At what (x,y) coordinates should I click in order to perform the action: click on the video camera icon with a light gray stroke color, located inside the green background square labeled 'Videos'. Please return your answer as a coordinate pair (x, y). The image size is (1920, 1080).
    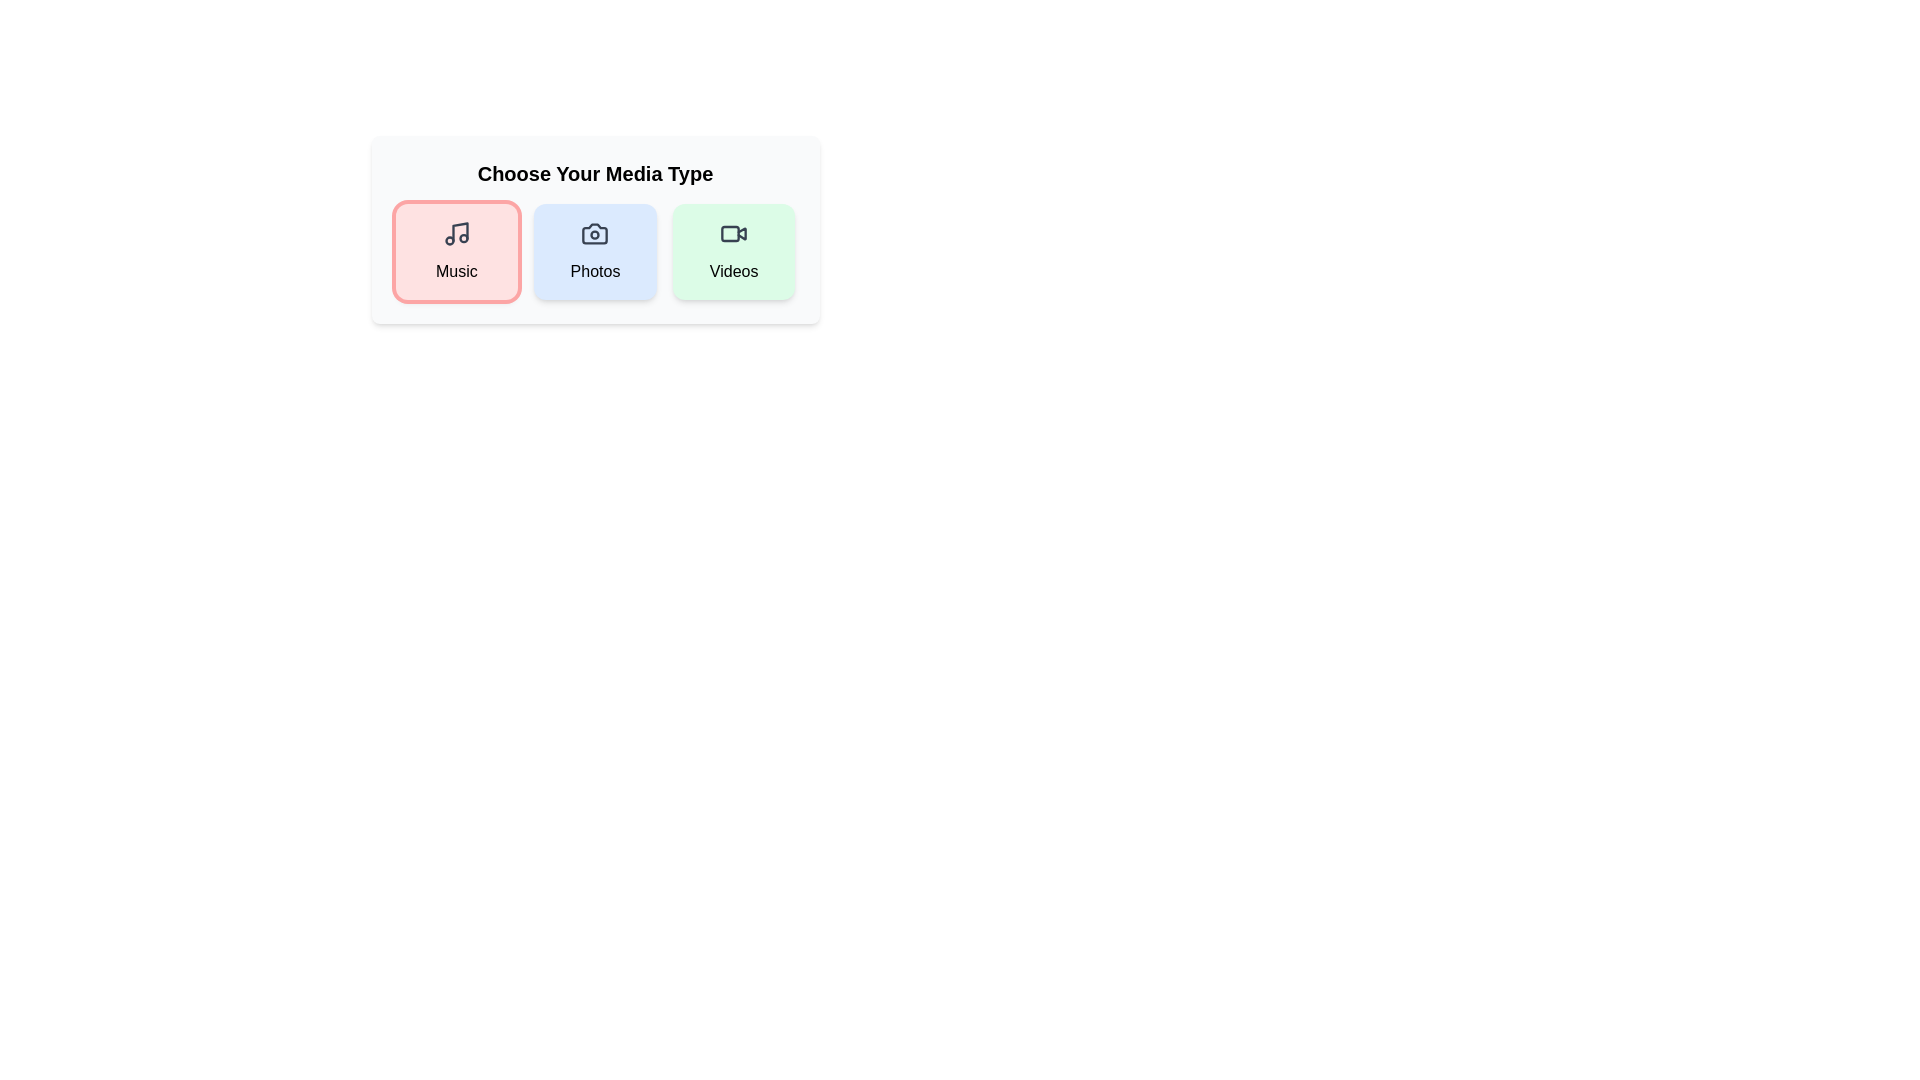
    Looking at the image, I should click on (733, 233).